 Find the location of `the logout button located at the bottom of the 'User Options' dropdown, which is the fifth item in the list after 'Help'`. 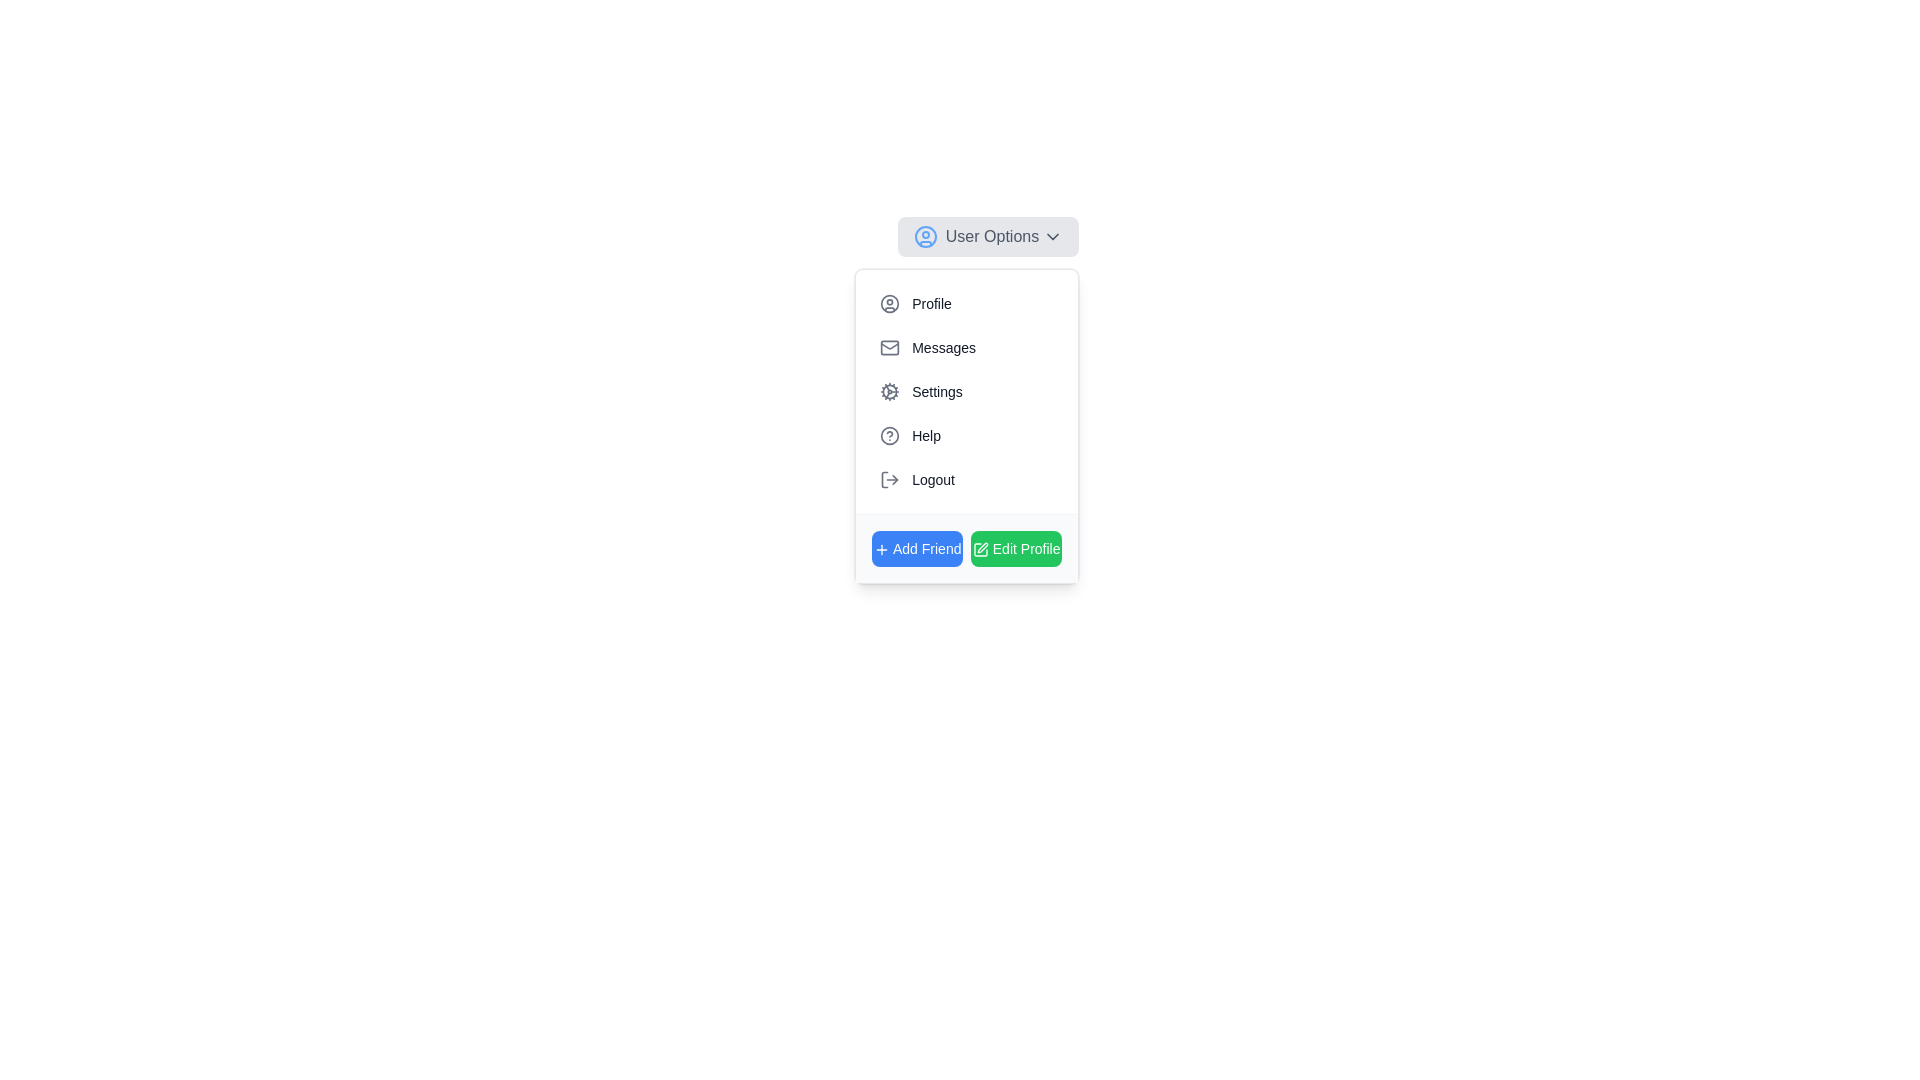

the logout button located at the bottom of the 'User Options' dropdown, which is the fifth item in the list after 'Help' is located at coordinates (967, 479).